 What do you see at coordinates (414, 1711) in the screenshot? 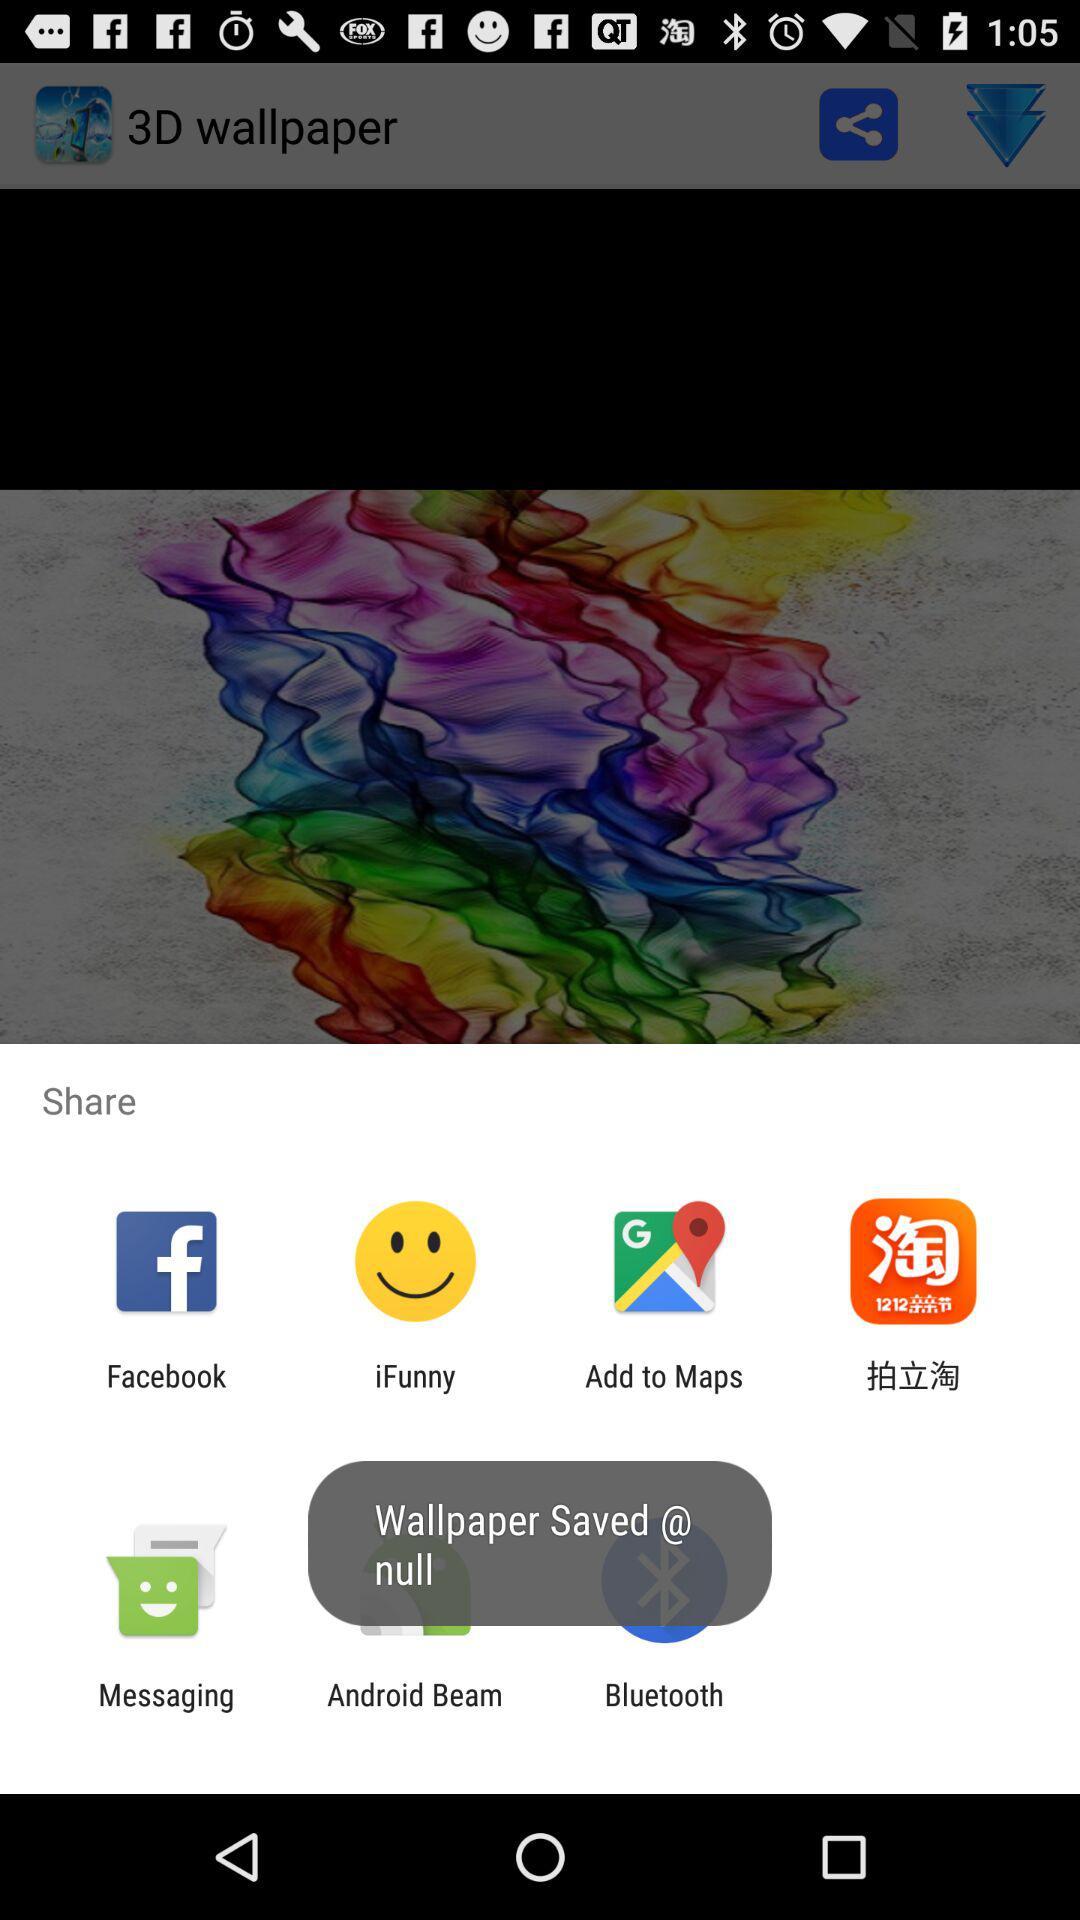
I see `the icon to the left of bluetooth` at bounding box center [414, 1711].